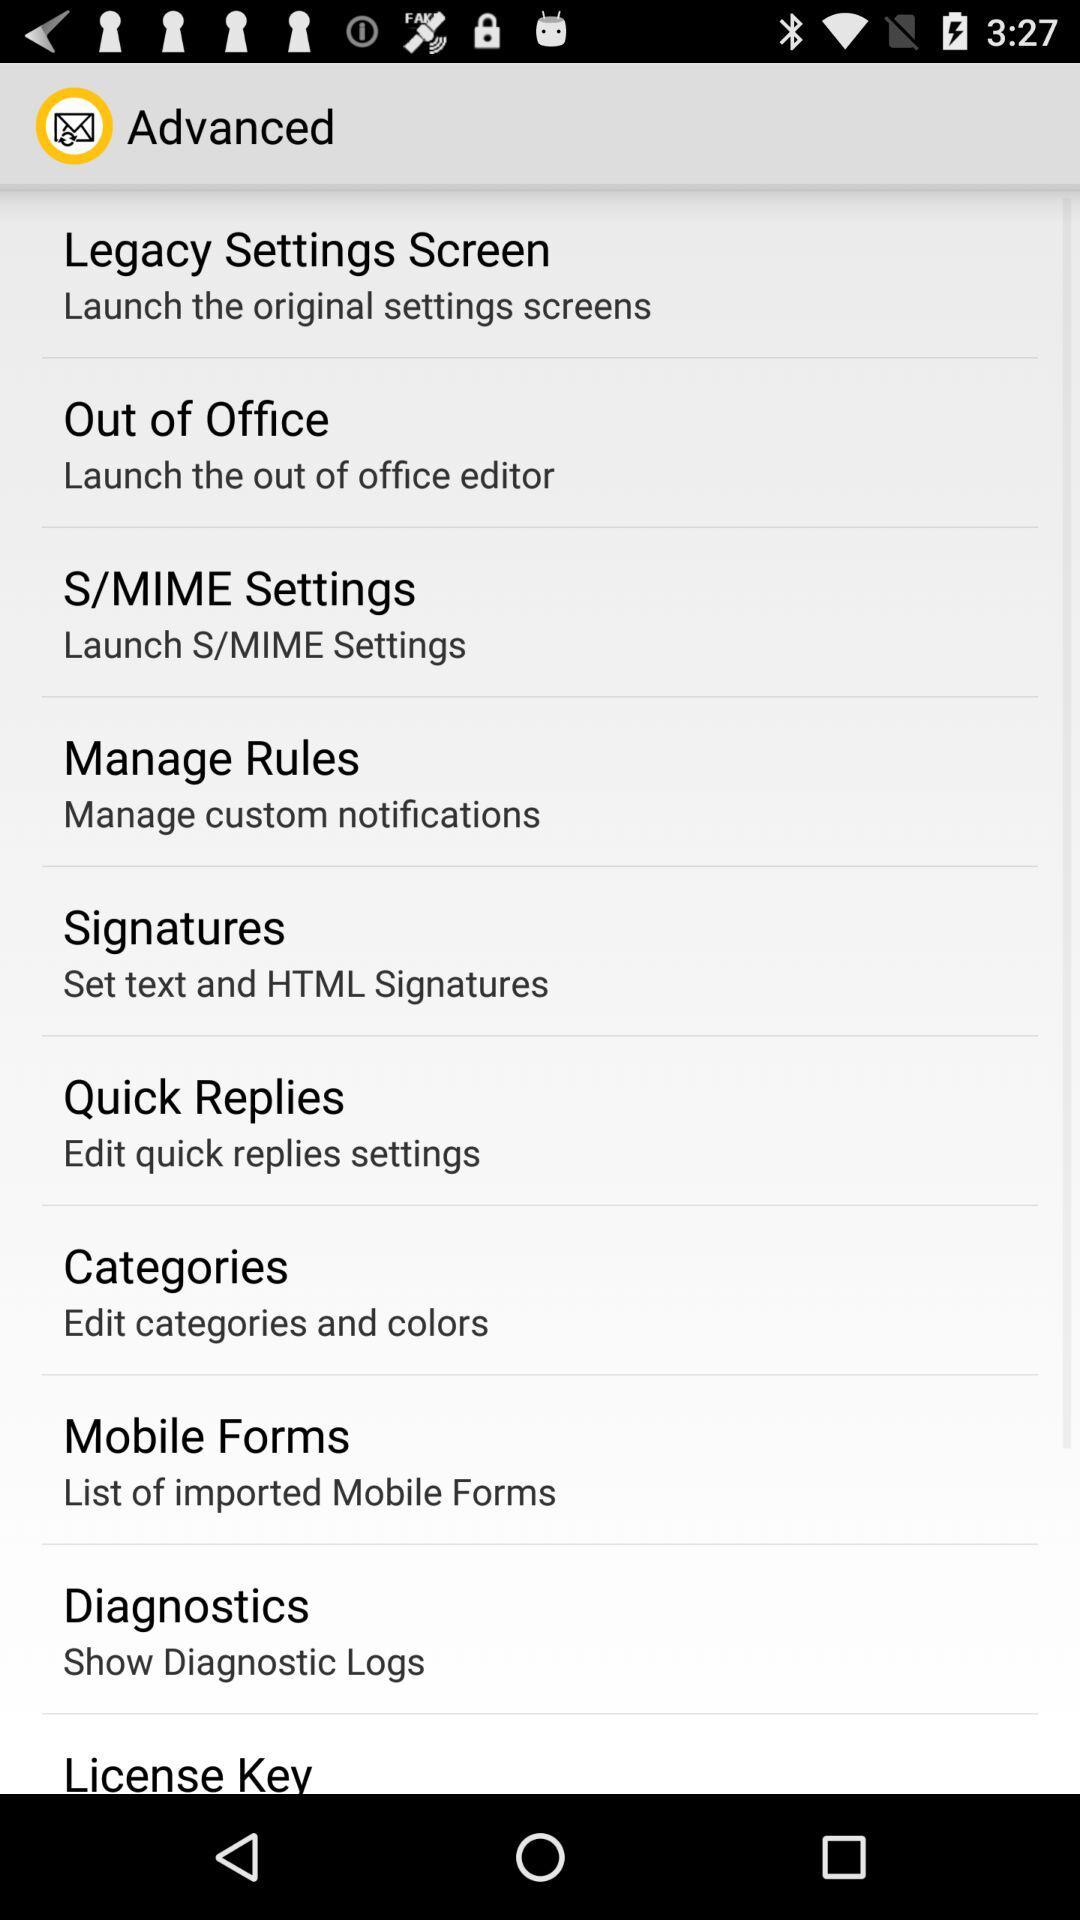 This screenshot has width=1080, height=1920. What do you see at coordinates (211, 755) in the screenshot?
I see `the manage rules` at bounding box center [211, 755].